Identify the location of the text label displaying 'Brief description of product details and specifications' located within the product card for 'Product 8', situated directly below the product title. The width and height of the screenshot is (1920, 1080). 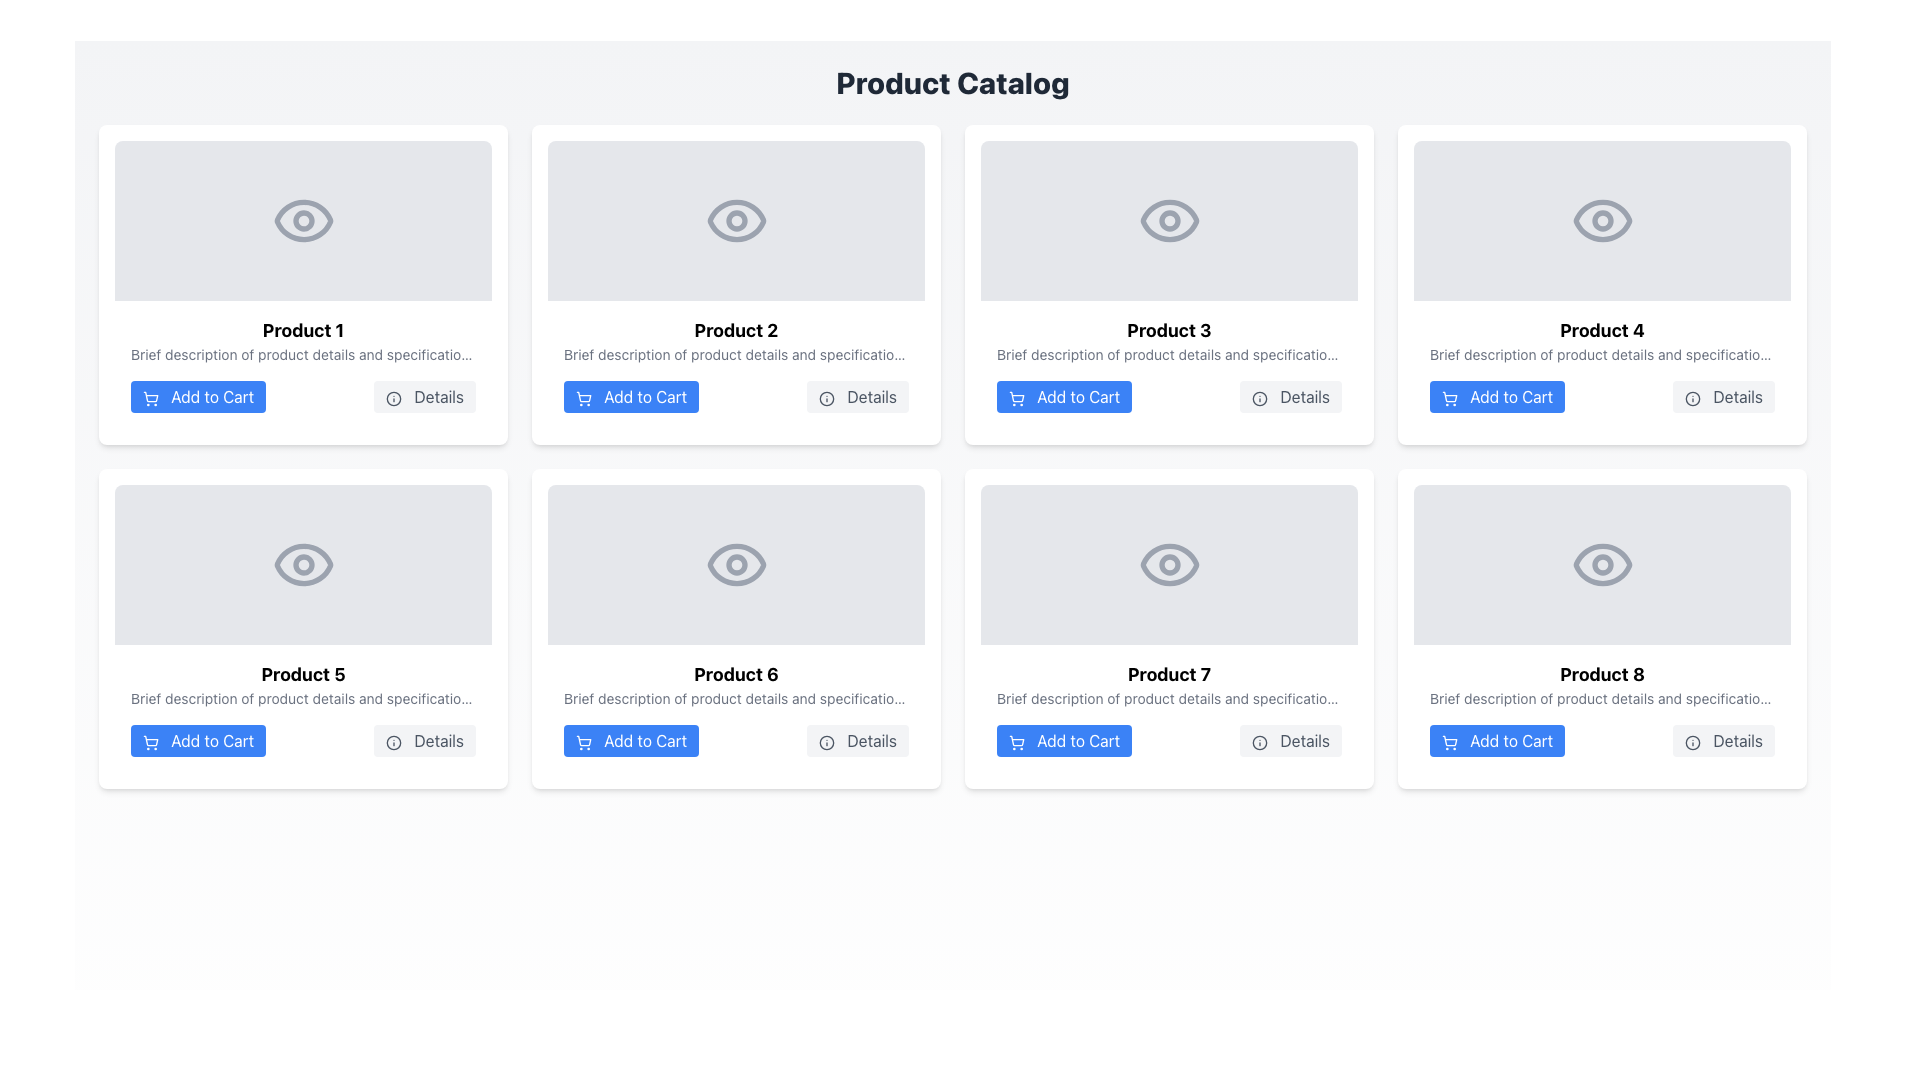
(1602, 697).